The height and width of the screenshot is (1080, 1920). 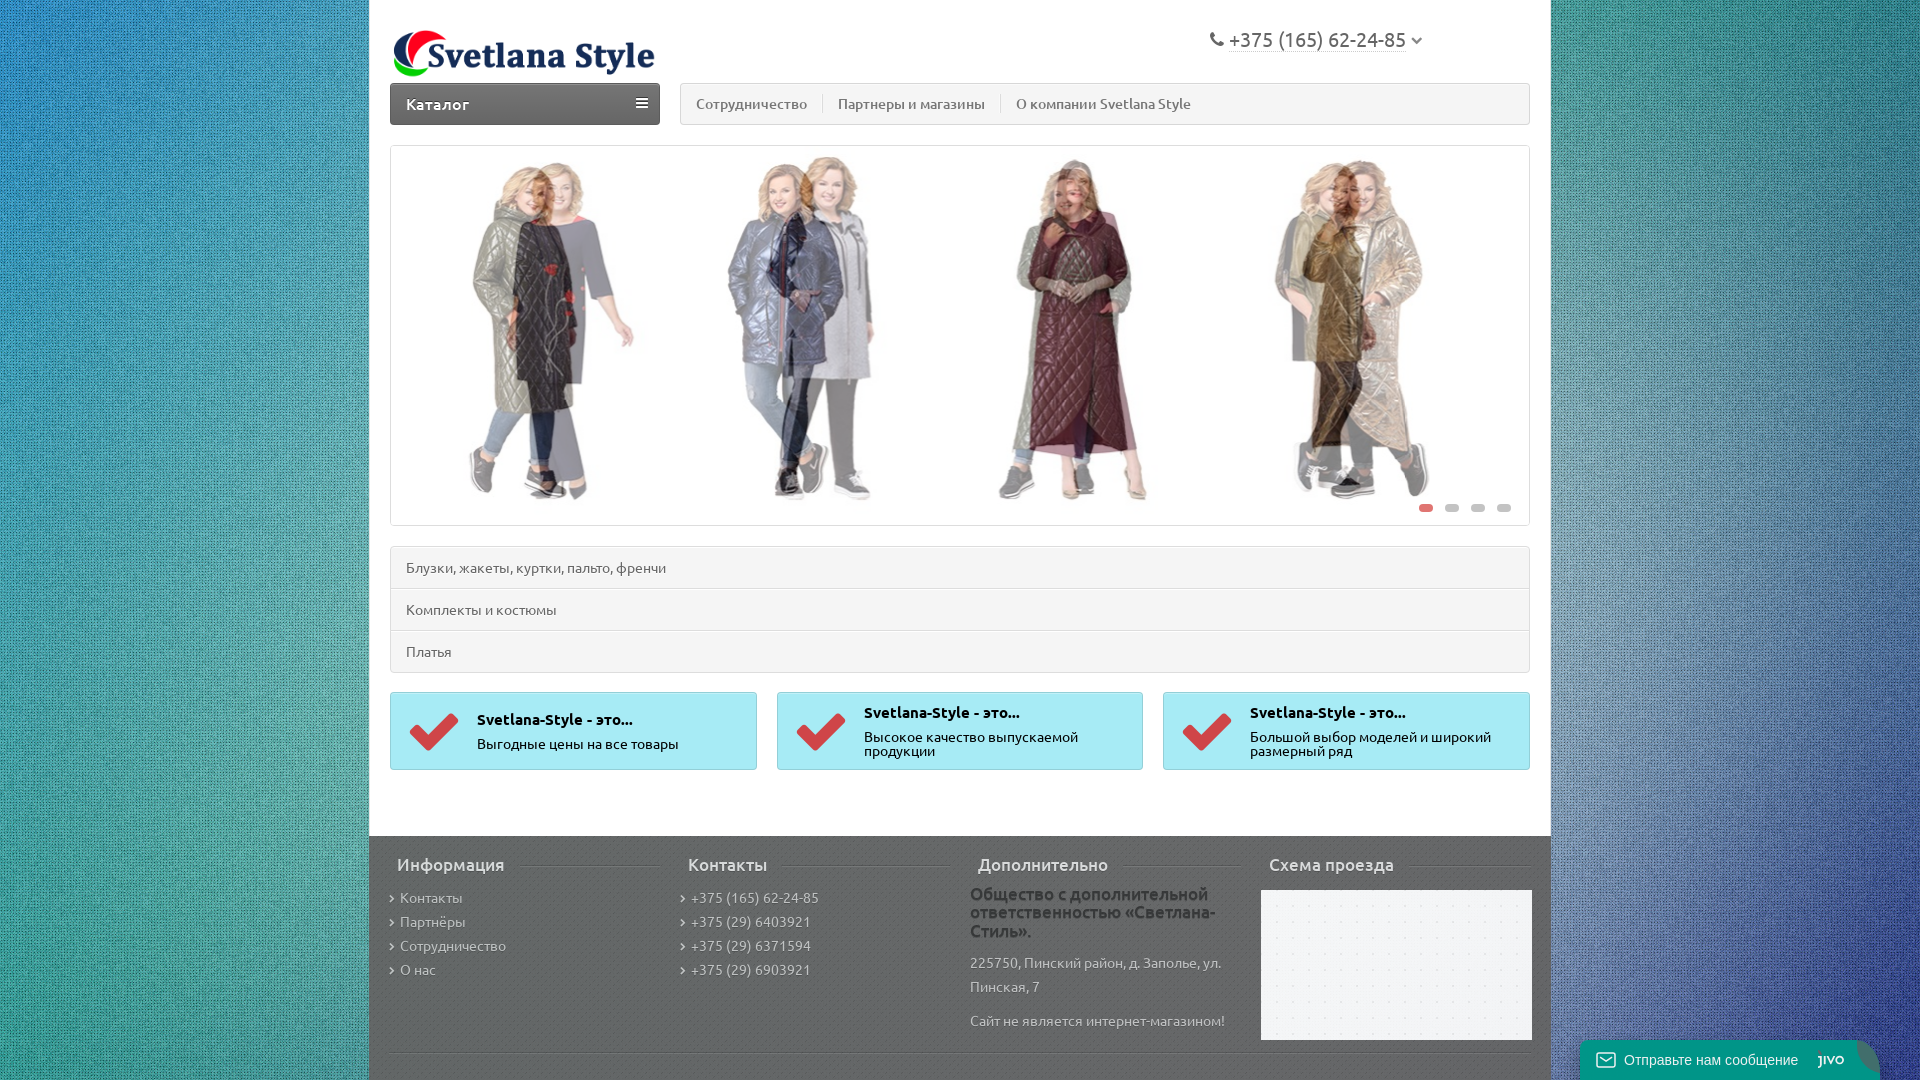 What do you see at coordinates (744, 967) in the screenshot?
I see `'+375 (29) 6903921'` at bounding box center [744, 967].